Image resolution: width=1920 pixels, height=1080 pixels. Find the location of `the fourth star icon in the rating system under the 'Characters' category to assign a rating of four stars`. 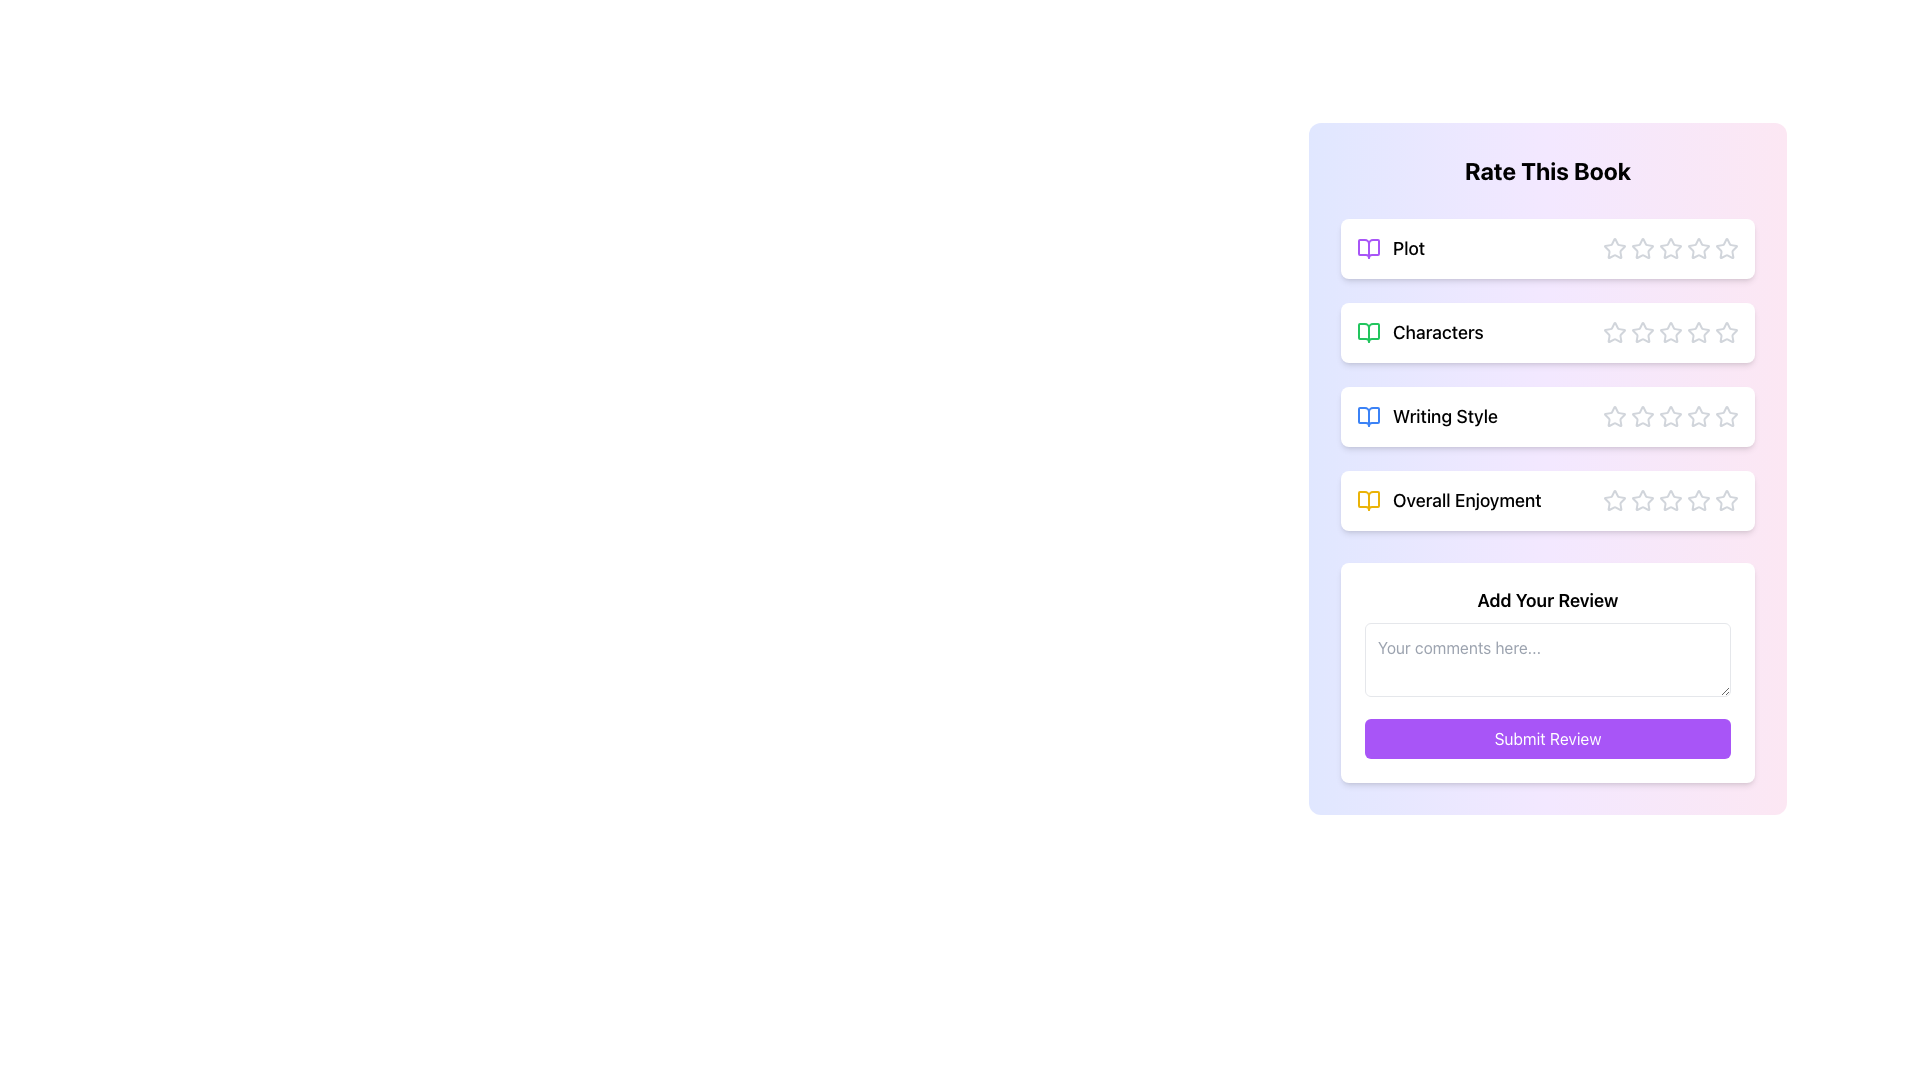

the fourth star icon in the rating system under the 'Characters' category to assign a rating of four stars is located at coordinates (1670, 331).